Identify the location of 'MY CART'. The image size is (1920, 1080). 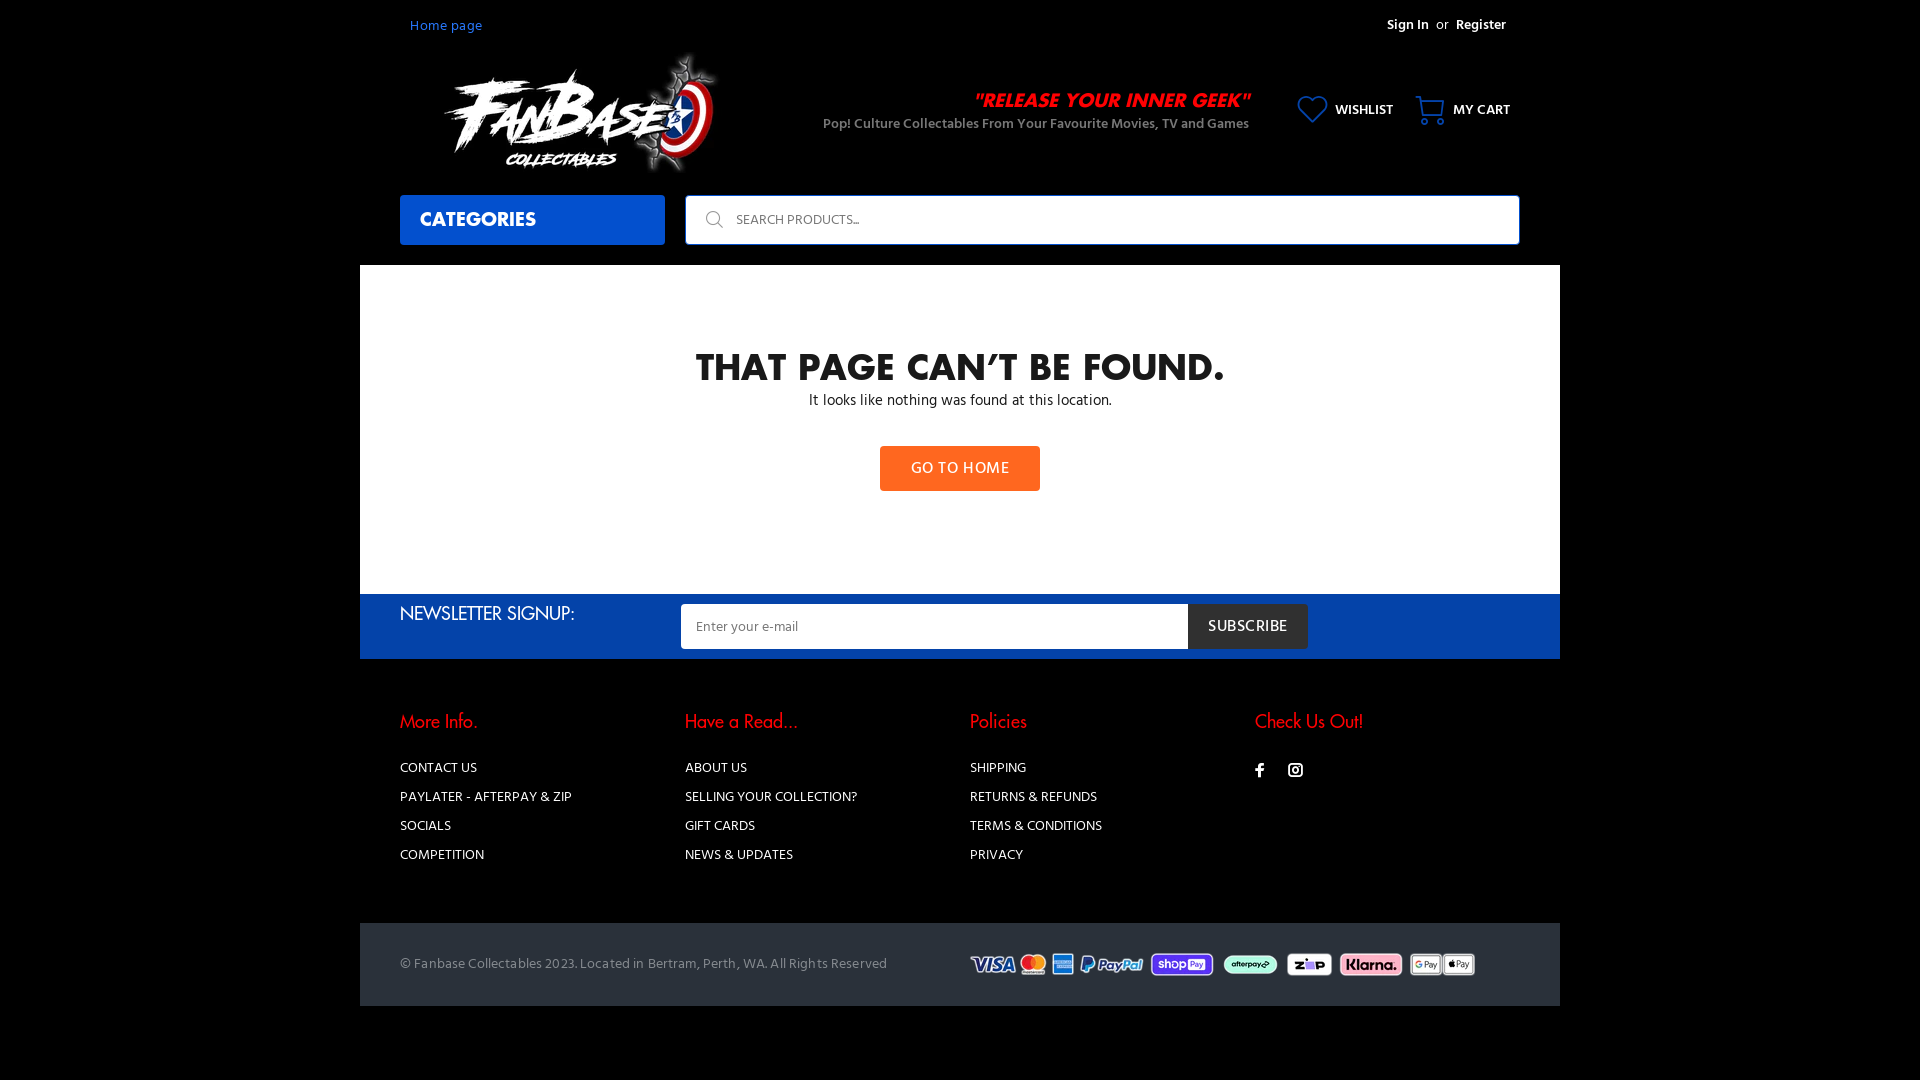
(1456, 110).